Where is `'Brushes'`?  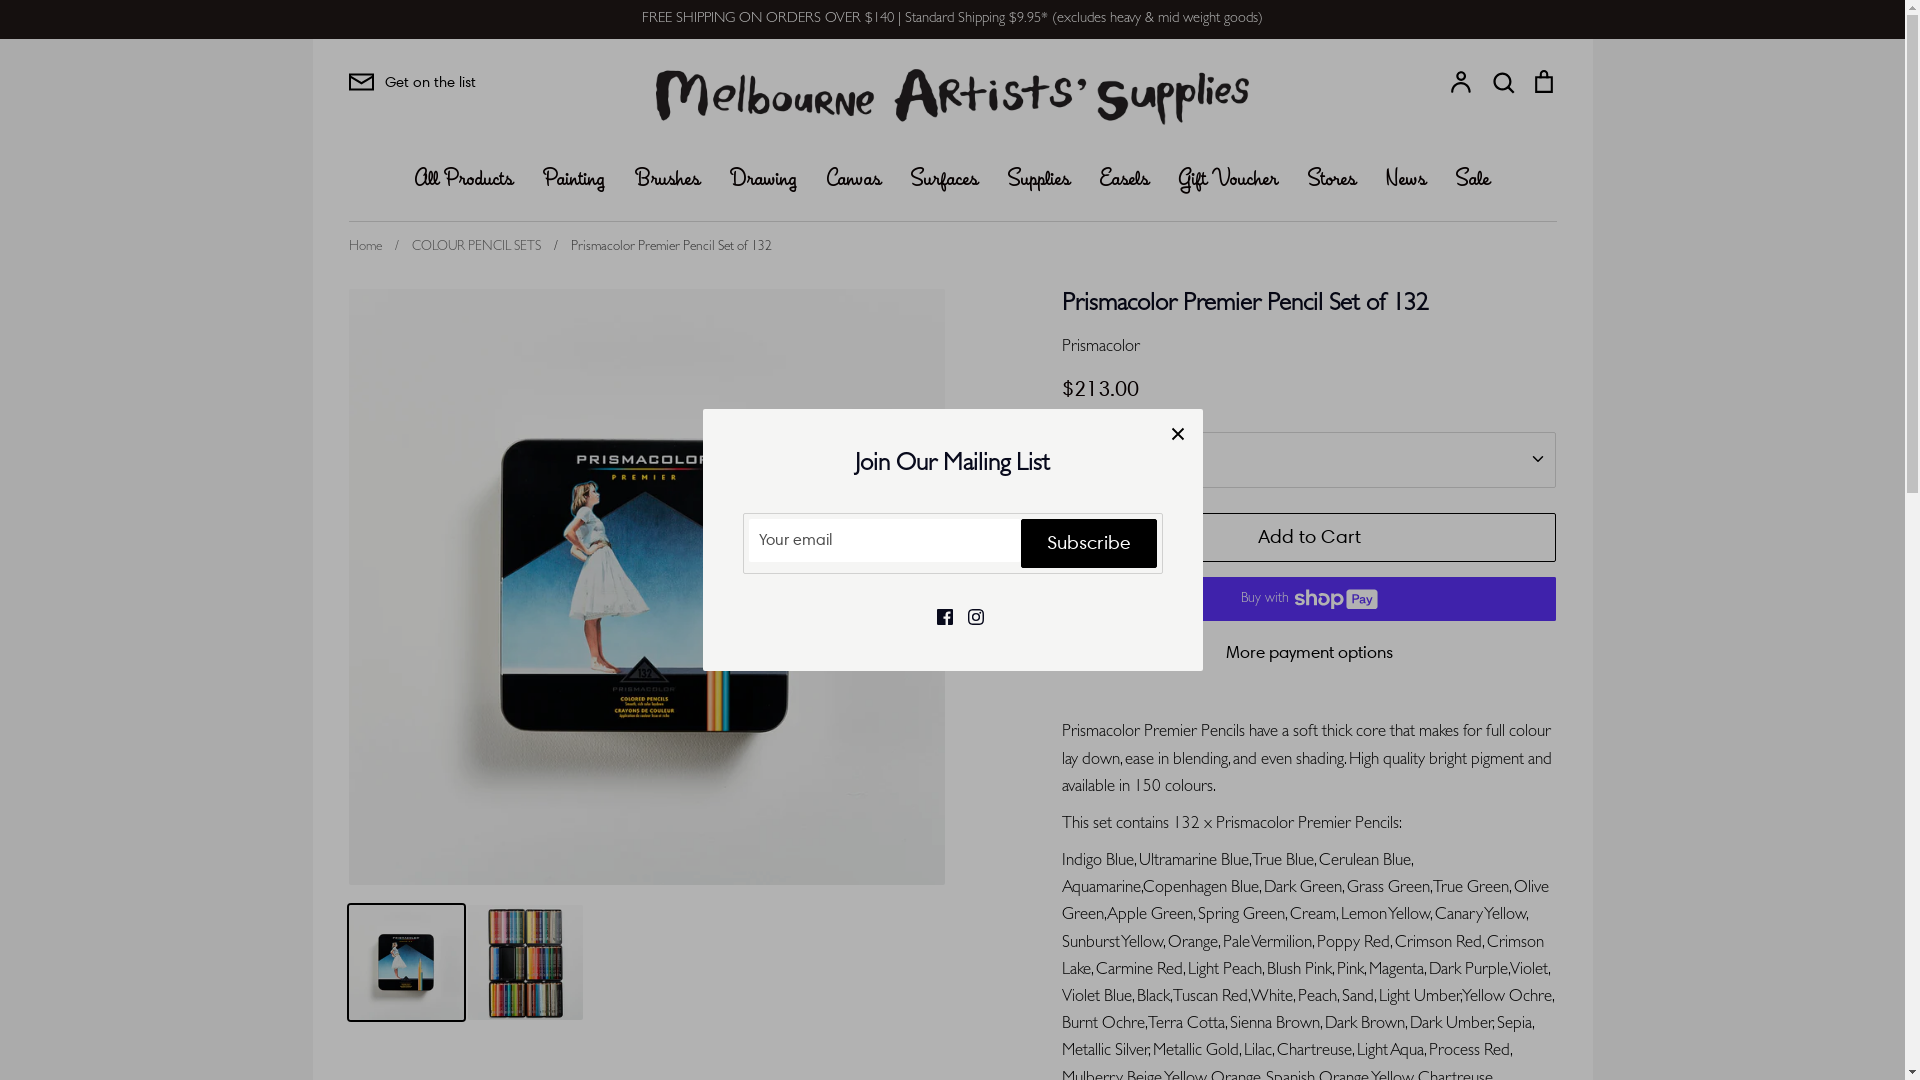
'Brushes' is located at coordinates (633, 180).